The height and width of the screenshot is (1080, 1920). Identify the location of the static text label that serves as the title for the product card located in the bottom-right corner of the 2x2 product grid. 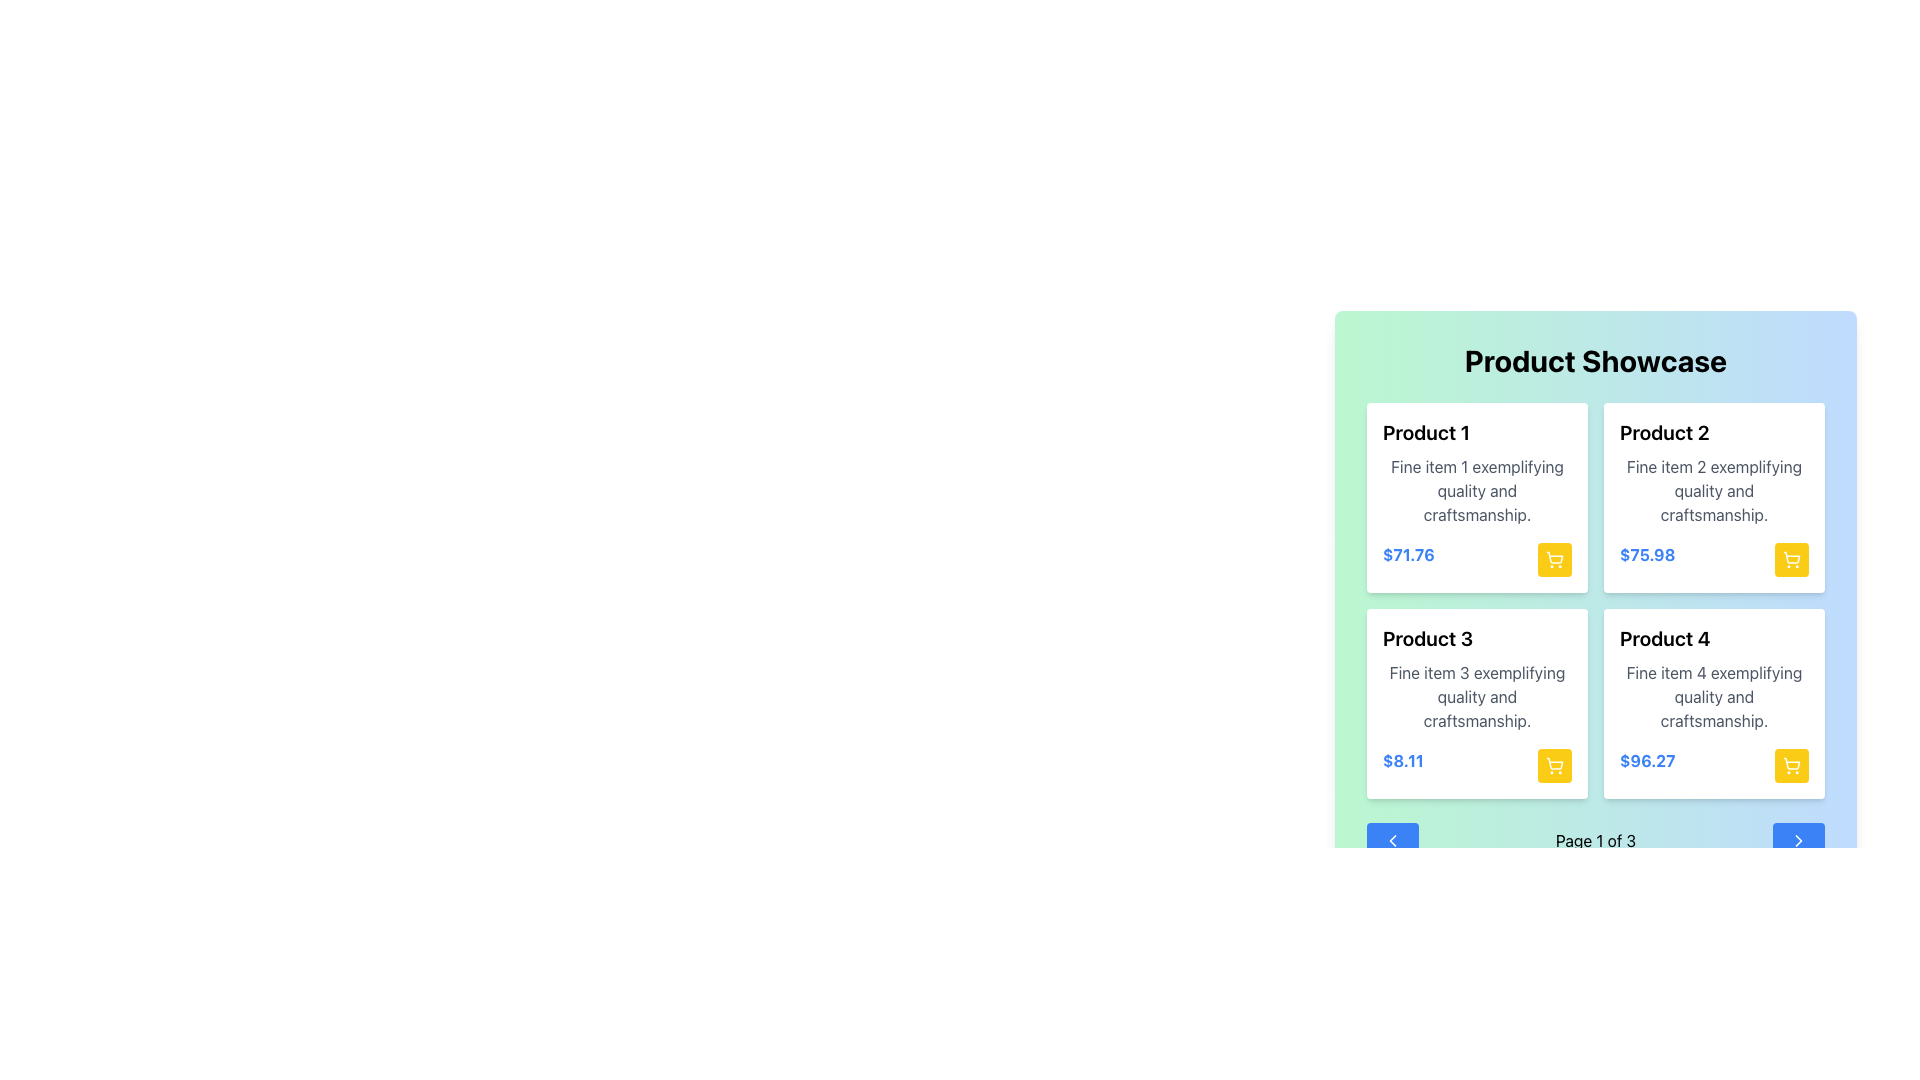
(1665, 639).